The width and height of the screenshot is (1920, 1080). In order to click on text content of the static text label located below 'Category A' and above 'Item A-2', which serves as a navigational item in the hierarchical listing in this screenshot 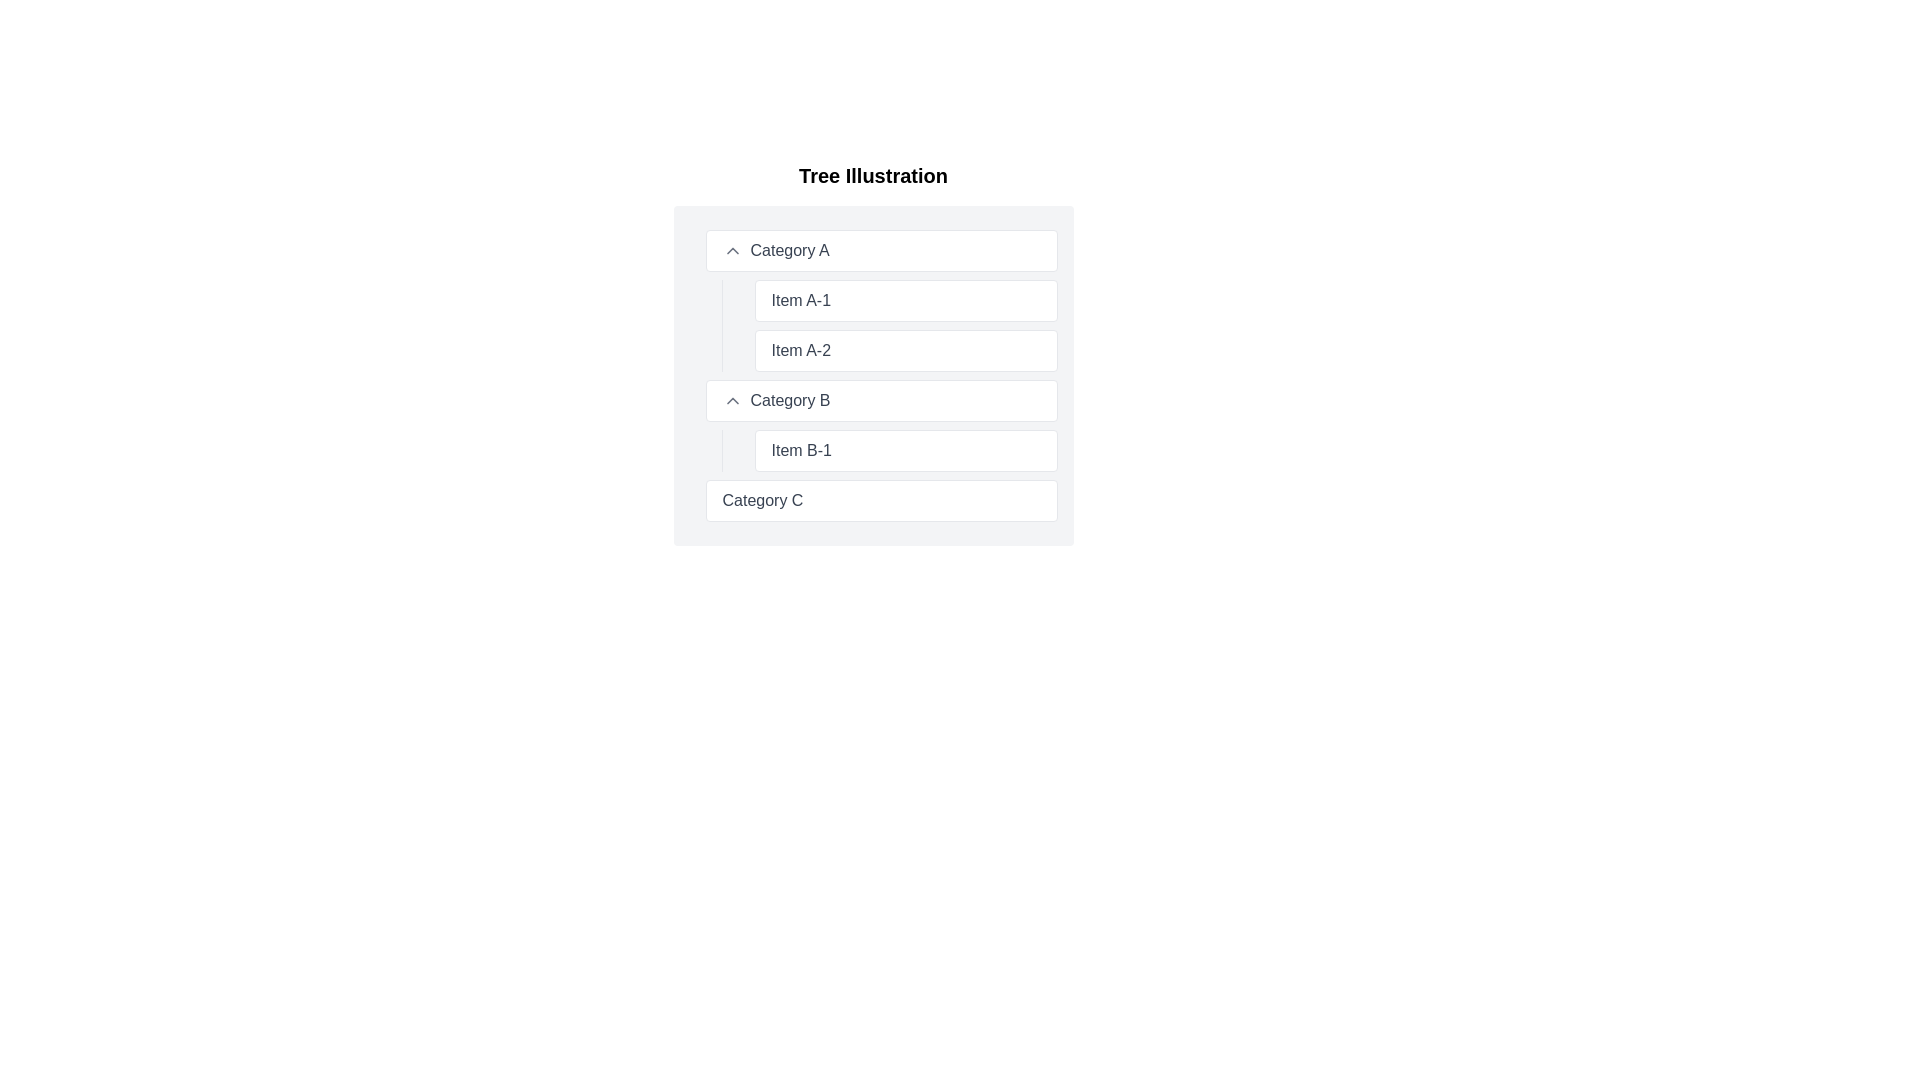, I will do `click(801, 300)`.